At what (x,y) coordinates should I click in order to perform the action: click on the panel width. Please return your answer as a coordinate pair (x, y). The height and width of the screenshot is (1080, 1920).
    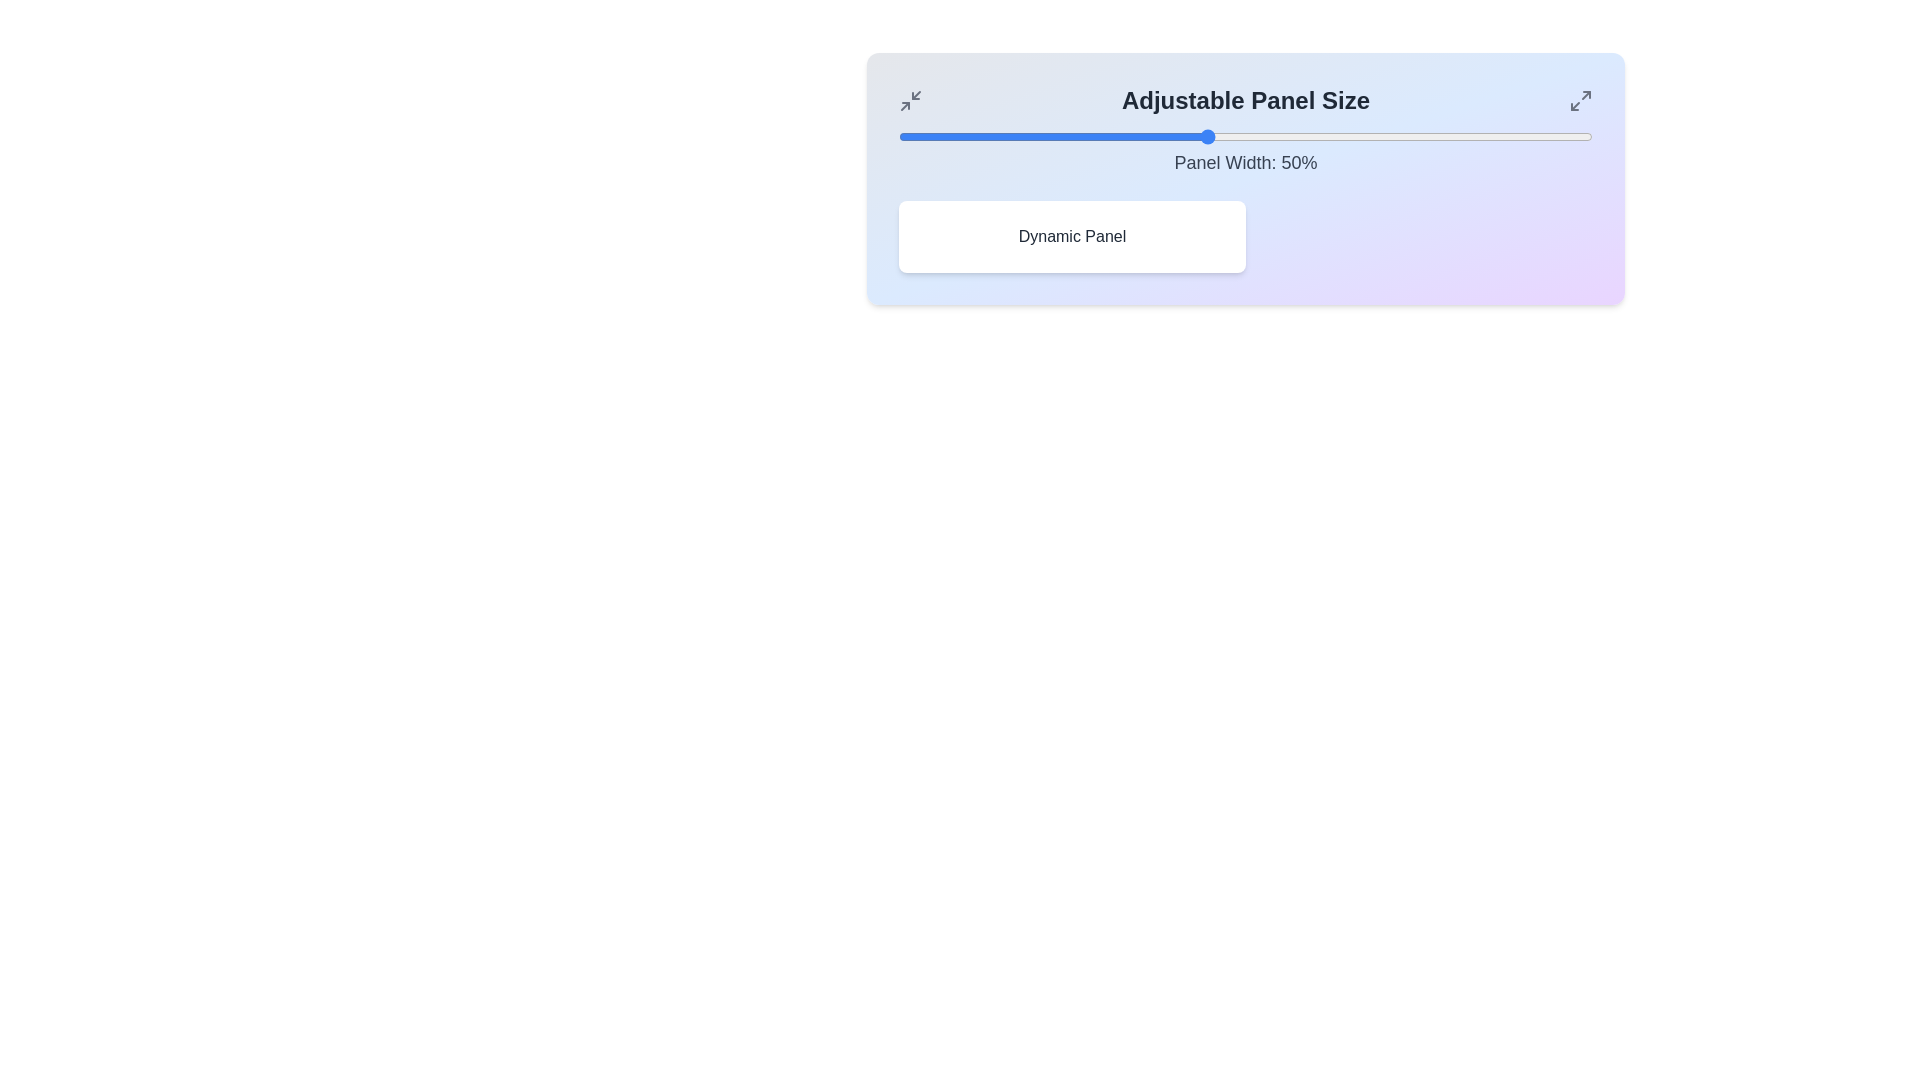
    Looking at the image, I should click on (1130, 136).